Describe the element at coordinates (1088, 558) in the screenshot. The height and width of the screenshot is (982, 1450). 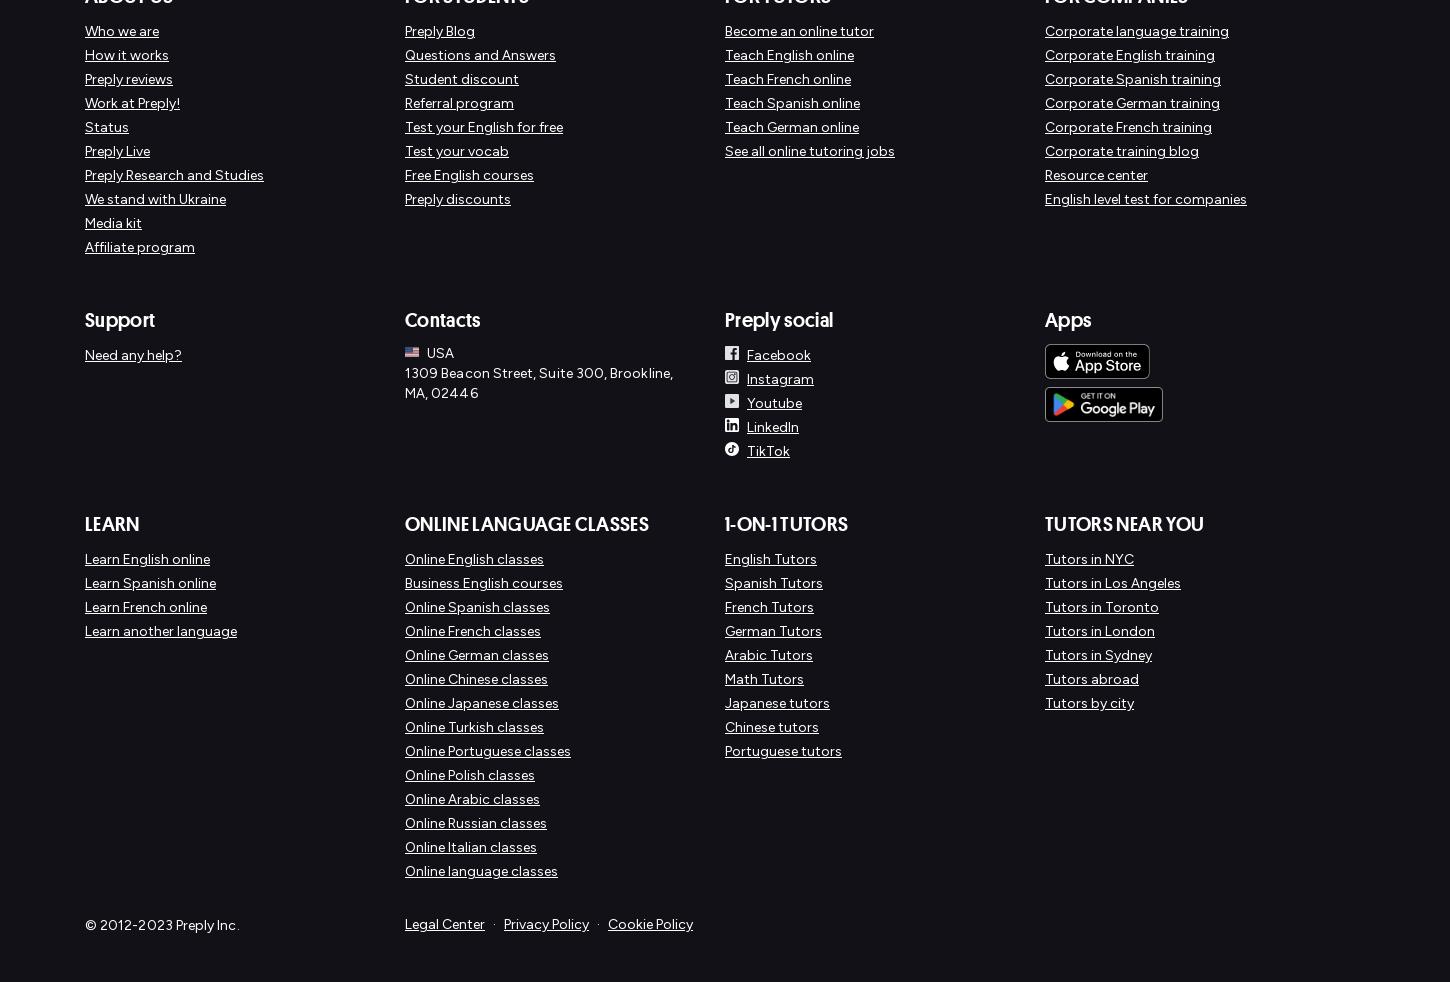
I see `'Tutors in NYC'` at that location.